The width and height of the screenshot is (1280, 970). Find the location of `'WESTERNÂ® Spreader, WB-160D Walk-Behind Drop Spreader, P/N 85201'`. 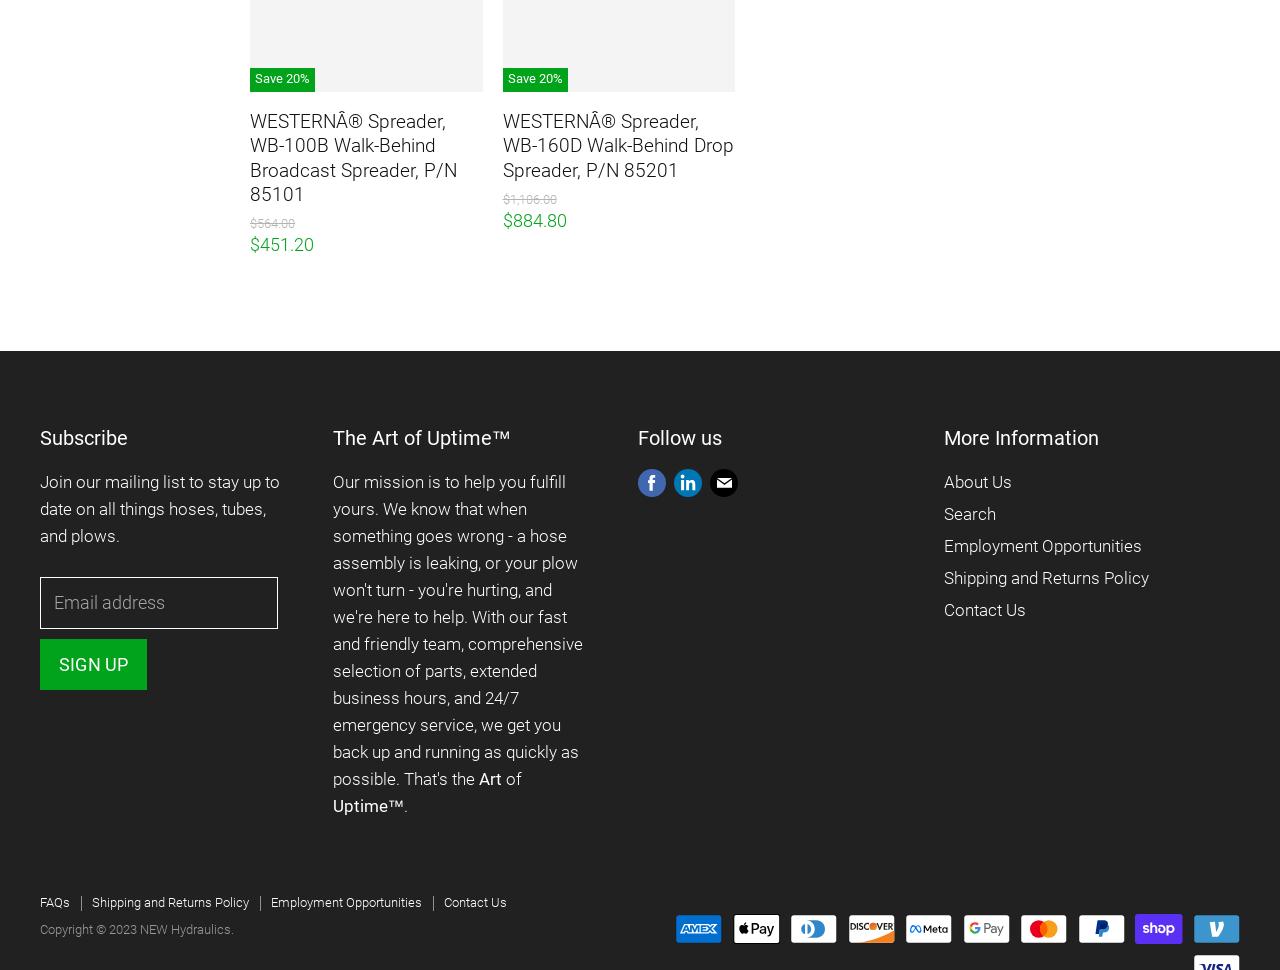

'WESTERNÂ® Spreader, WB-160D Walk-Behind Drop Spreader, P/N 85201' is located at coordinates (616, 145).